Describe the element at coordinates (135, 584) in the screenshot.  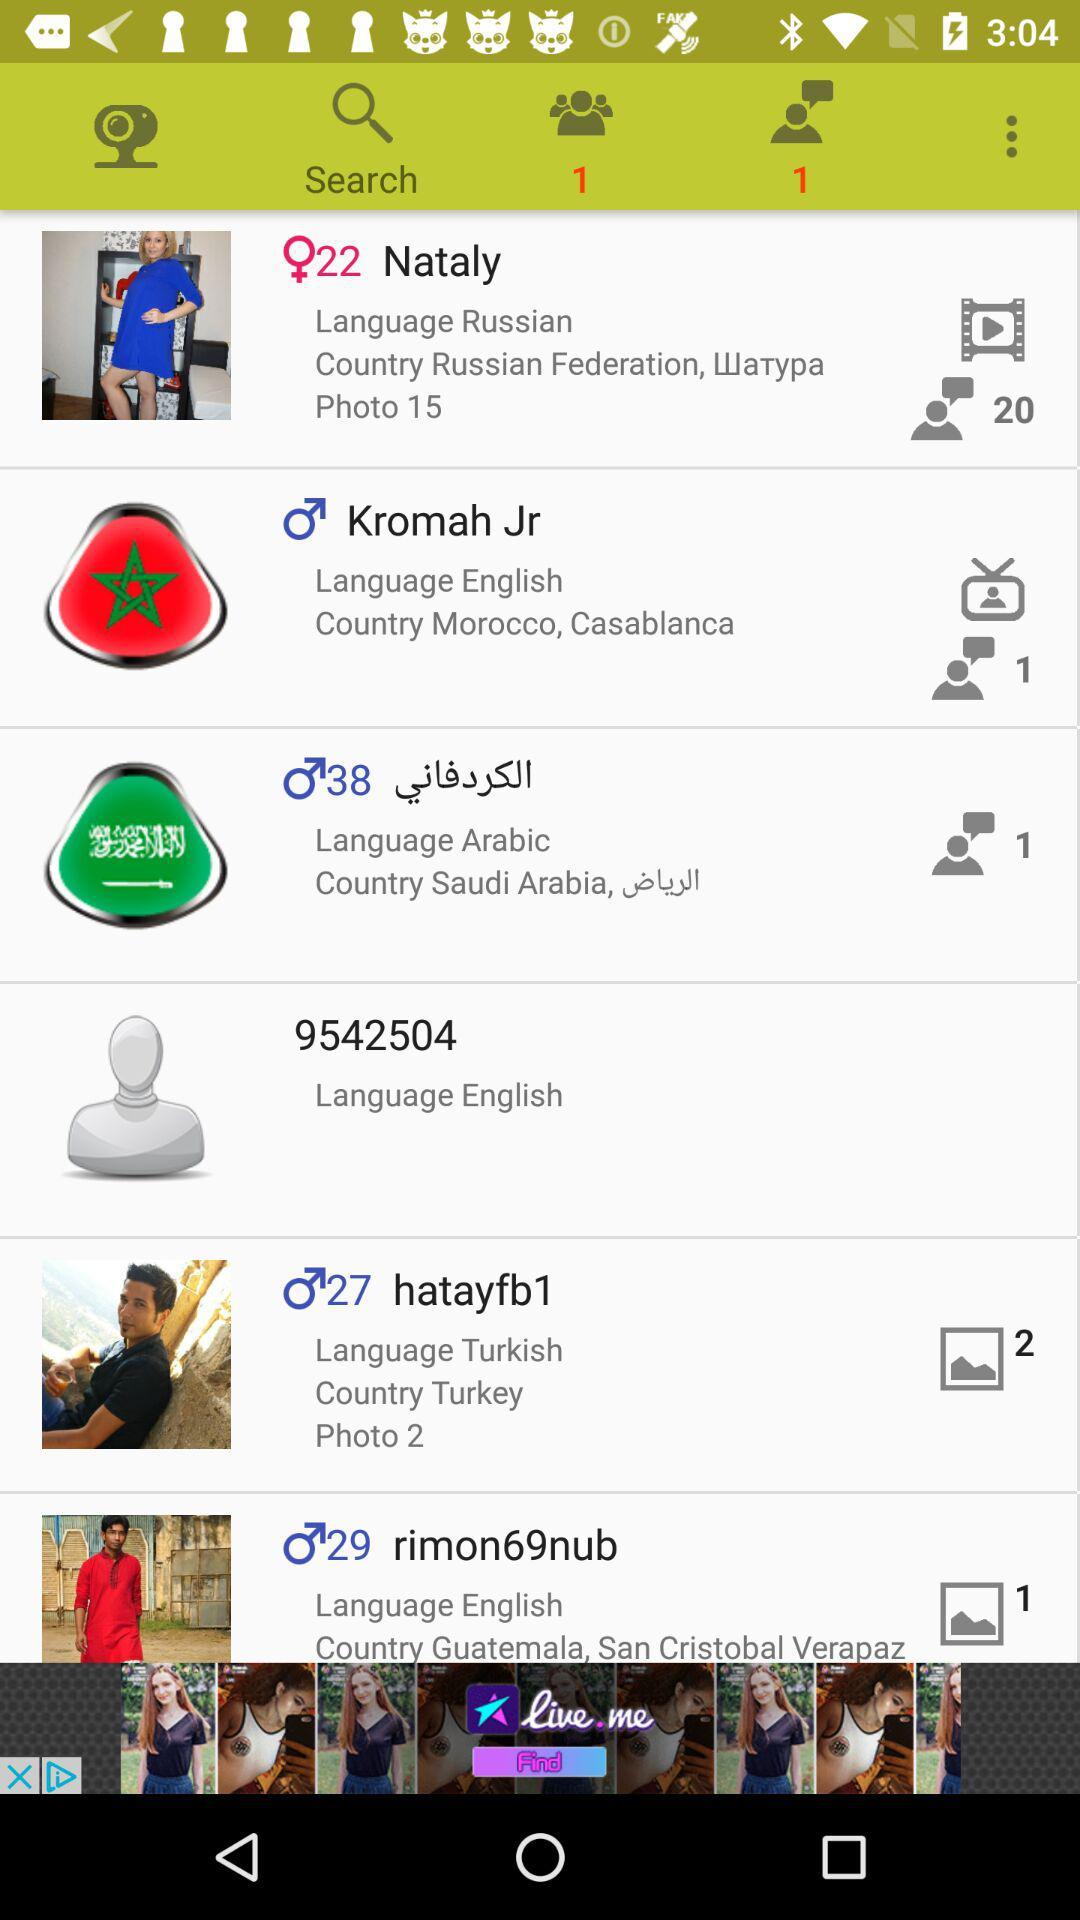
I see `open kromah jr` at that location.